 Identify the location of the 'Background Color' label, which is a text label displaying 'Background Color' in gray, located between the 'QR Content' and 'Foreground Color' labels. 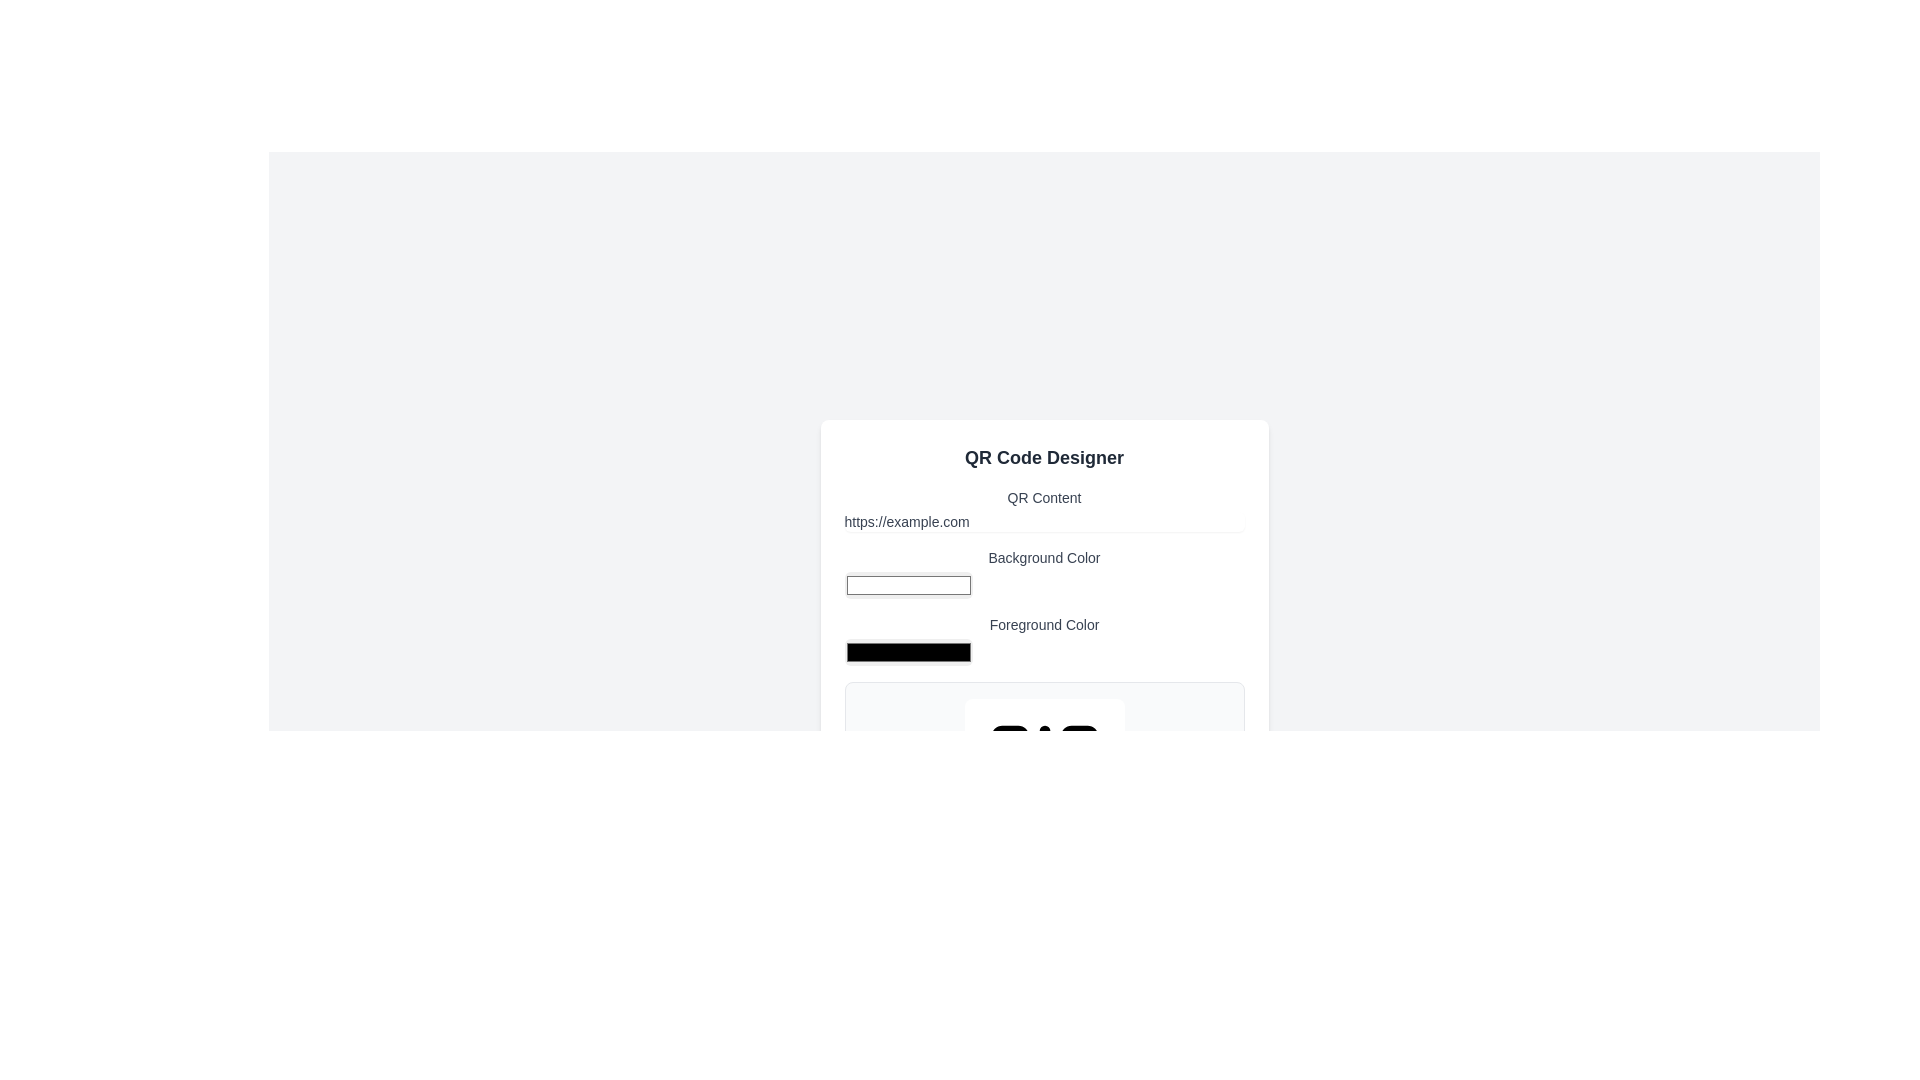
(1043, 573).